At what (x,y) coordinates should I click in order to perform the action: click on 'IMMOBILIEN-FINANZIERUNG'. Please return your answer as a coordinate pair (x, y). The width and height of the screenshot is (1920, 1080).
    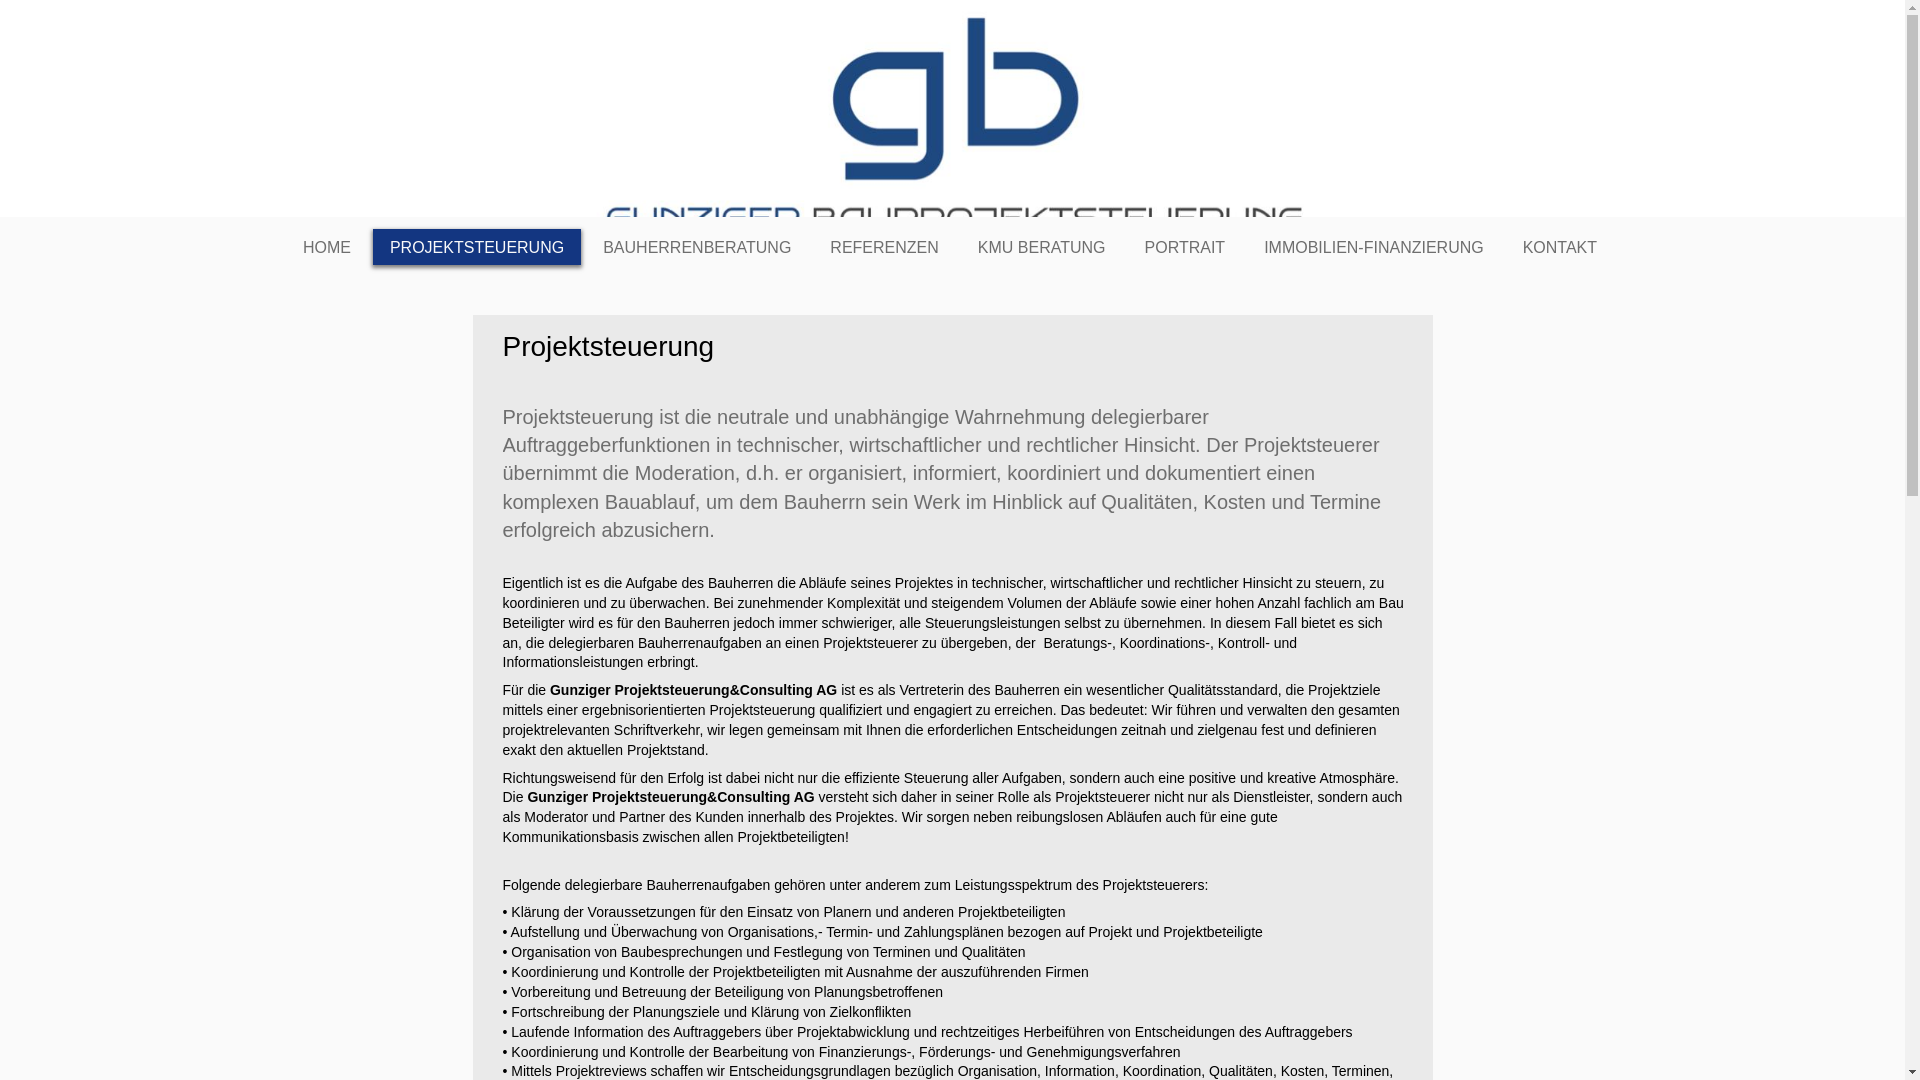
    Looking at the image, I should click on (1246, 245).